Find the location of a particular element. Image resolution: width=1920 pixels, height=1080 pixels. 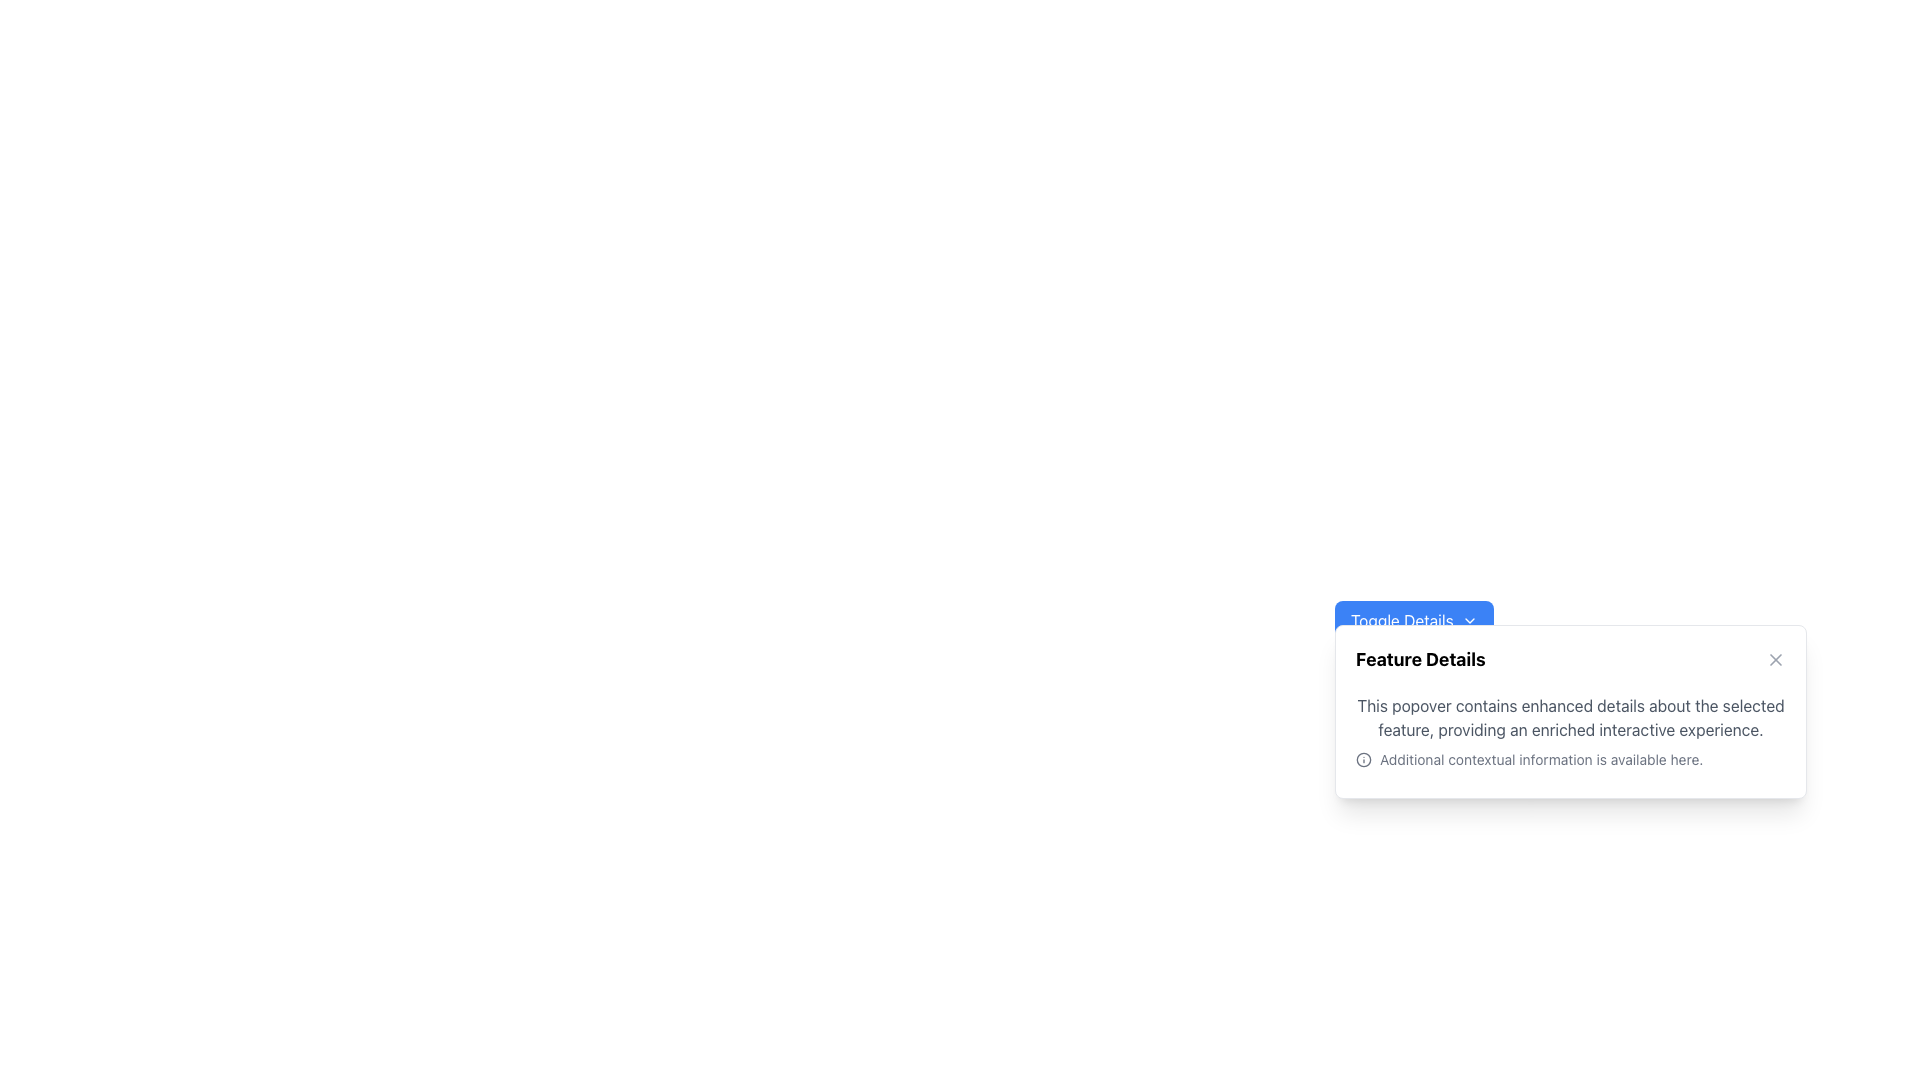

the close button located in the top-right corner of the 'Feature Details' popup is located at coordinates (1776, 659).